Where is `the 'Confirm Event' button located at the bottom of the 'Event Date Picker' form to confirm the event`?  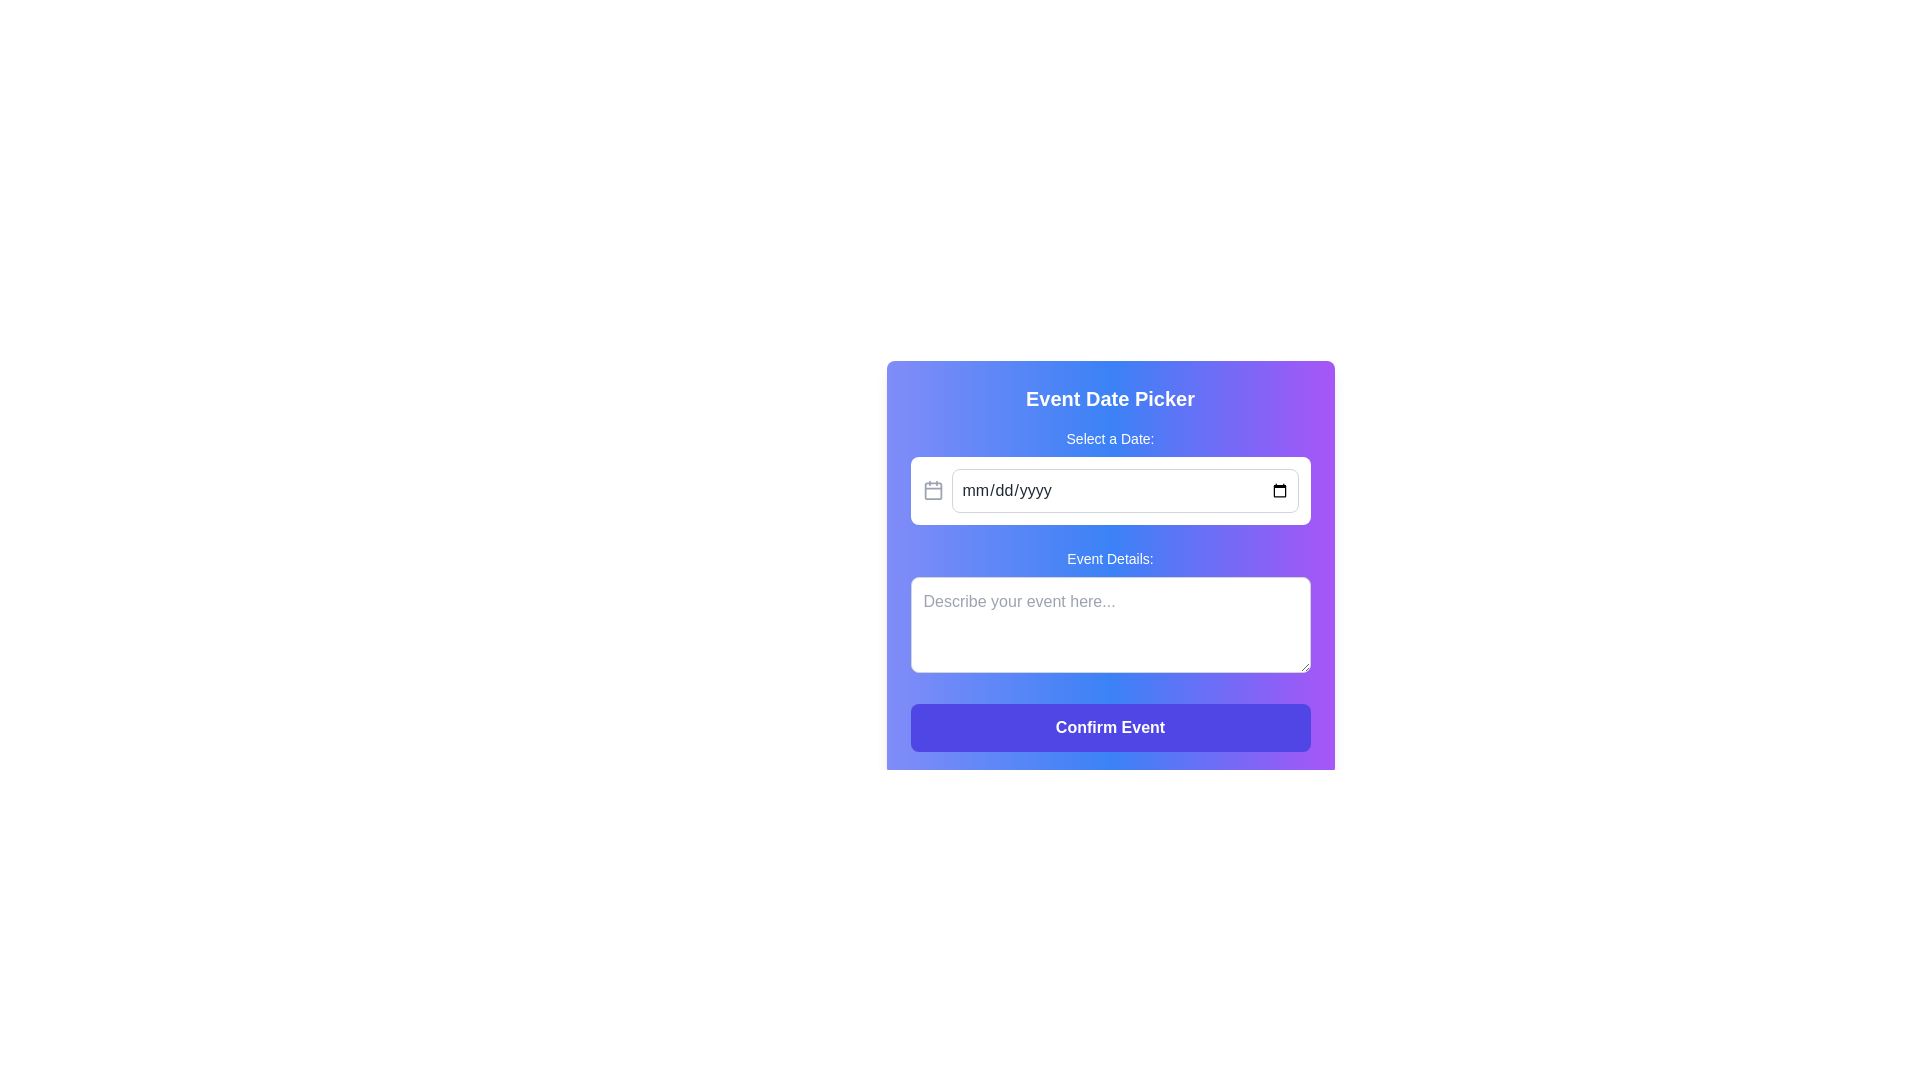 the 'Confirm Event' button located at the bottom of the 'Event Date Picker' form to confirm the event is located at coordinates (1109, 728).